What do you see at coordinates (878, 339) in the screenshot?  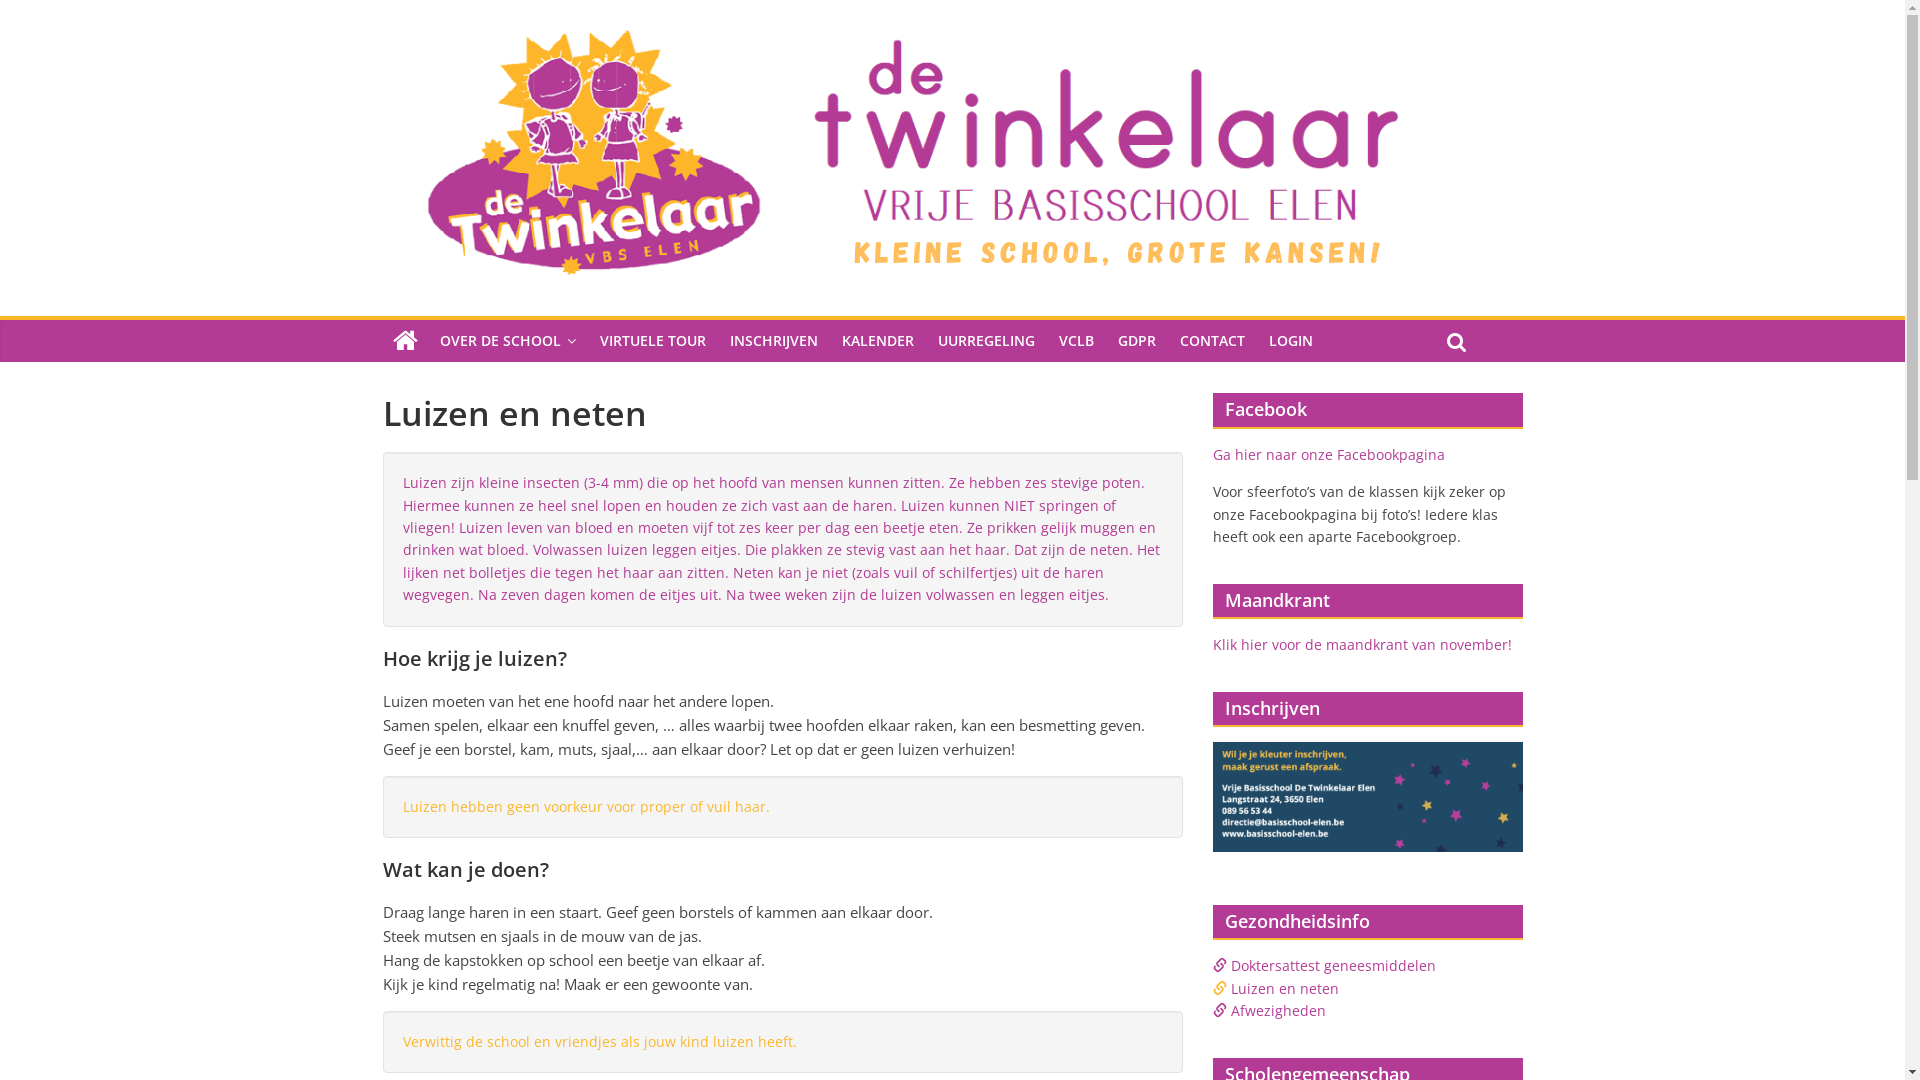 I see `'KALENDER'` at bounding box center [878, 339].